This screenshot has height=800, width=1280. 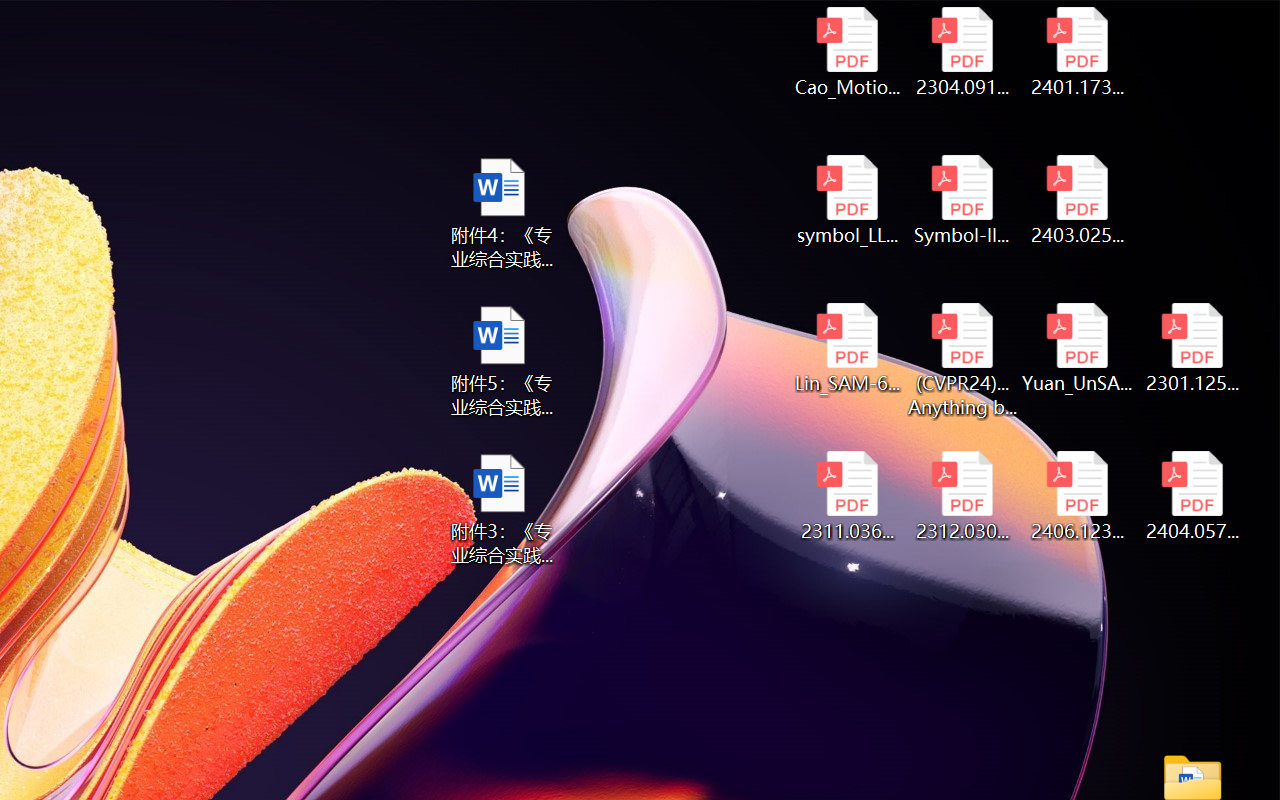 What do you see at coordinates (1192, 496) in the screenshot?
I see `'2404.05719v1.pdf'` at bounding box center [1192, 496].